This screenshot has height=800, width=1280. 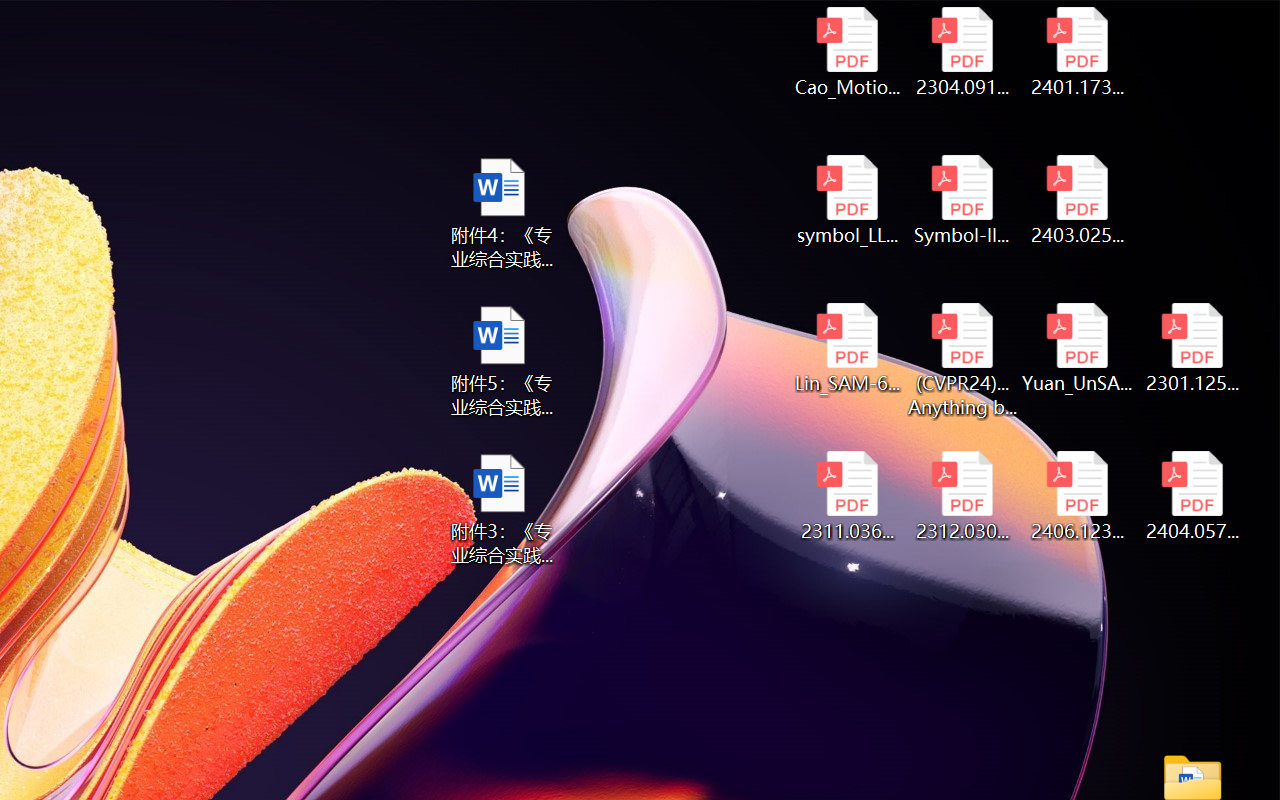 What do you see at coordinates (1192, 496) in the screenshot?
I see `'2404.05719v1.pdf'` at bounding box center [1192, 496].